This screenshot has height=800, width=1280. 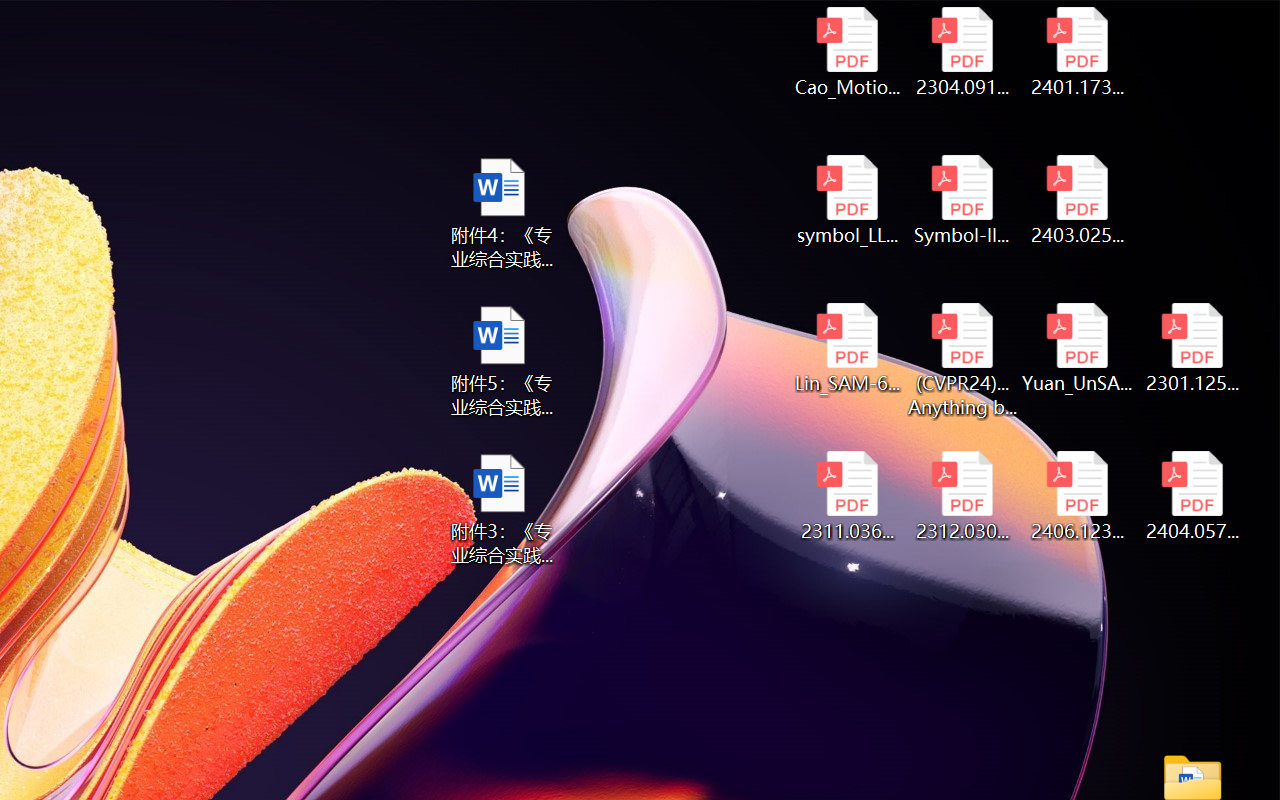 What do you see at coordinates (1192, 496) in the screenshot?
I see `'2404.05719v1.pdf'` at bounding box center [1192, 496].